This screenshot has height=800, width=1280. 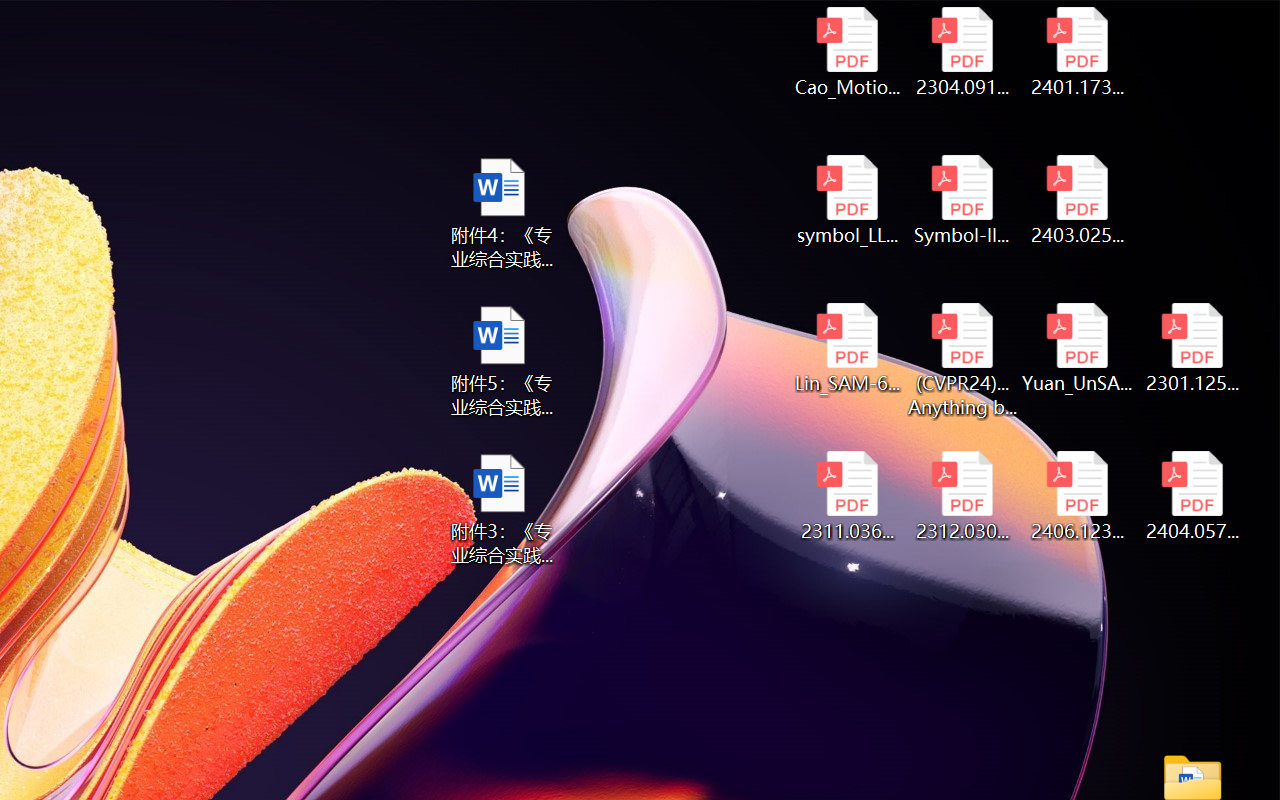 What do you see at coordinates (1192, 496) in the screenshot?
I see `'2404.05719v1.pdf'` at bounding box center [1192, 496].